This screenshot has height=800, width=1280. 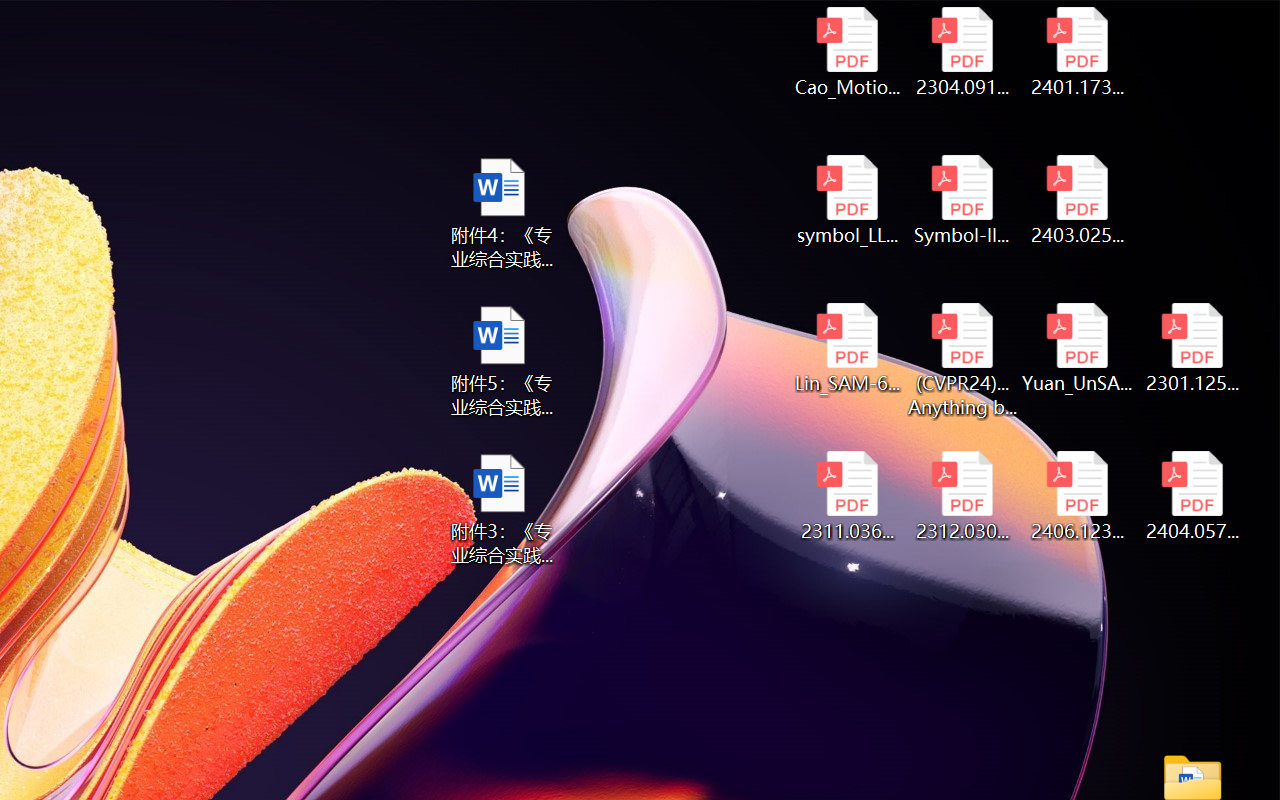 What do you see at coordinates (1192, 496) in the screenshot?
I see `'2404.05719v1.pdf'` at bounding box center [1192, 496].